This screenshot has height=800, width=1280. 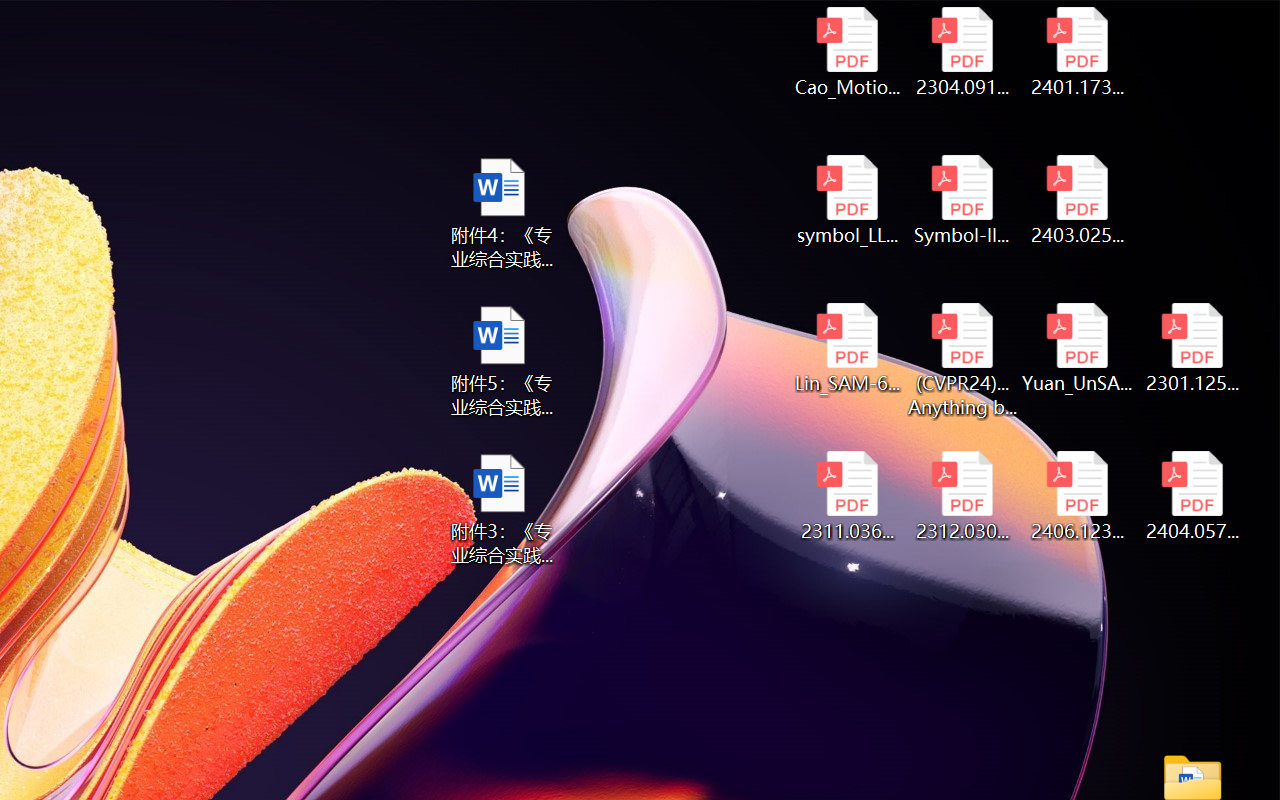 What do you see at coordinates (1192, 496) in the screenshot?
I see `'2404.05719v1.pdf'` at bounding box center [1192, 496].